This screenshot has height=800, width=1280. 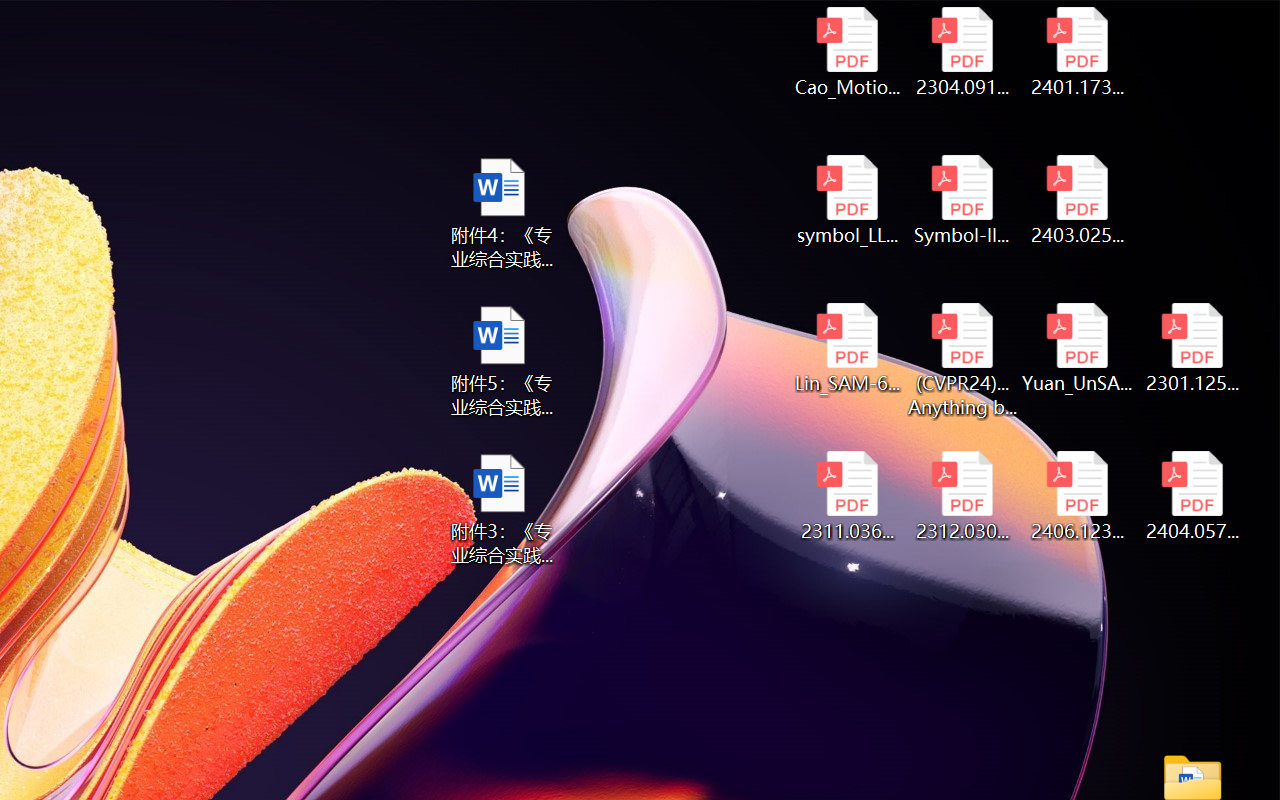 What do you see at coordinates (1192, 496) in the screenshot?
I see `'2404.05719v1.pdf'` at bounding box center [1192, 496].